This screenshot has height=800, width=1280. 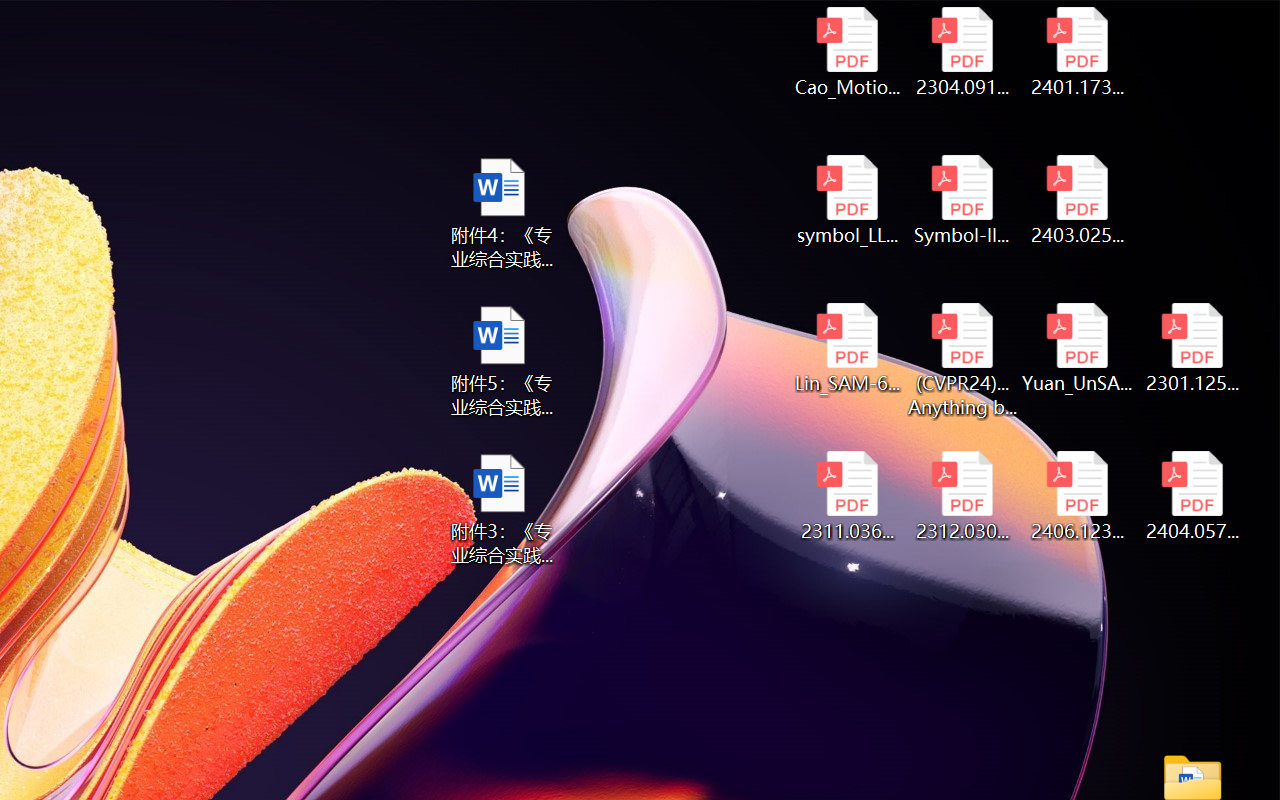 What do you see at coordinates (1192, 496) in the screenshot?
I see `'2404.05719v1.pdf'` at bounding box center [1192, 496].